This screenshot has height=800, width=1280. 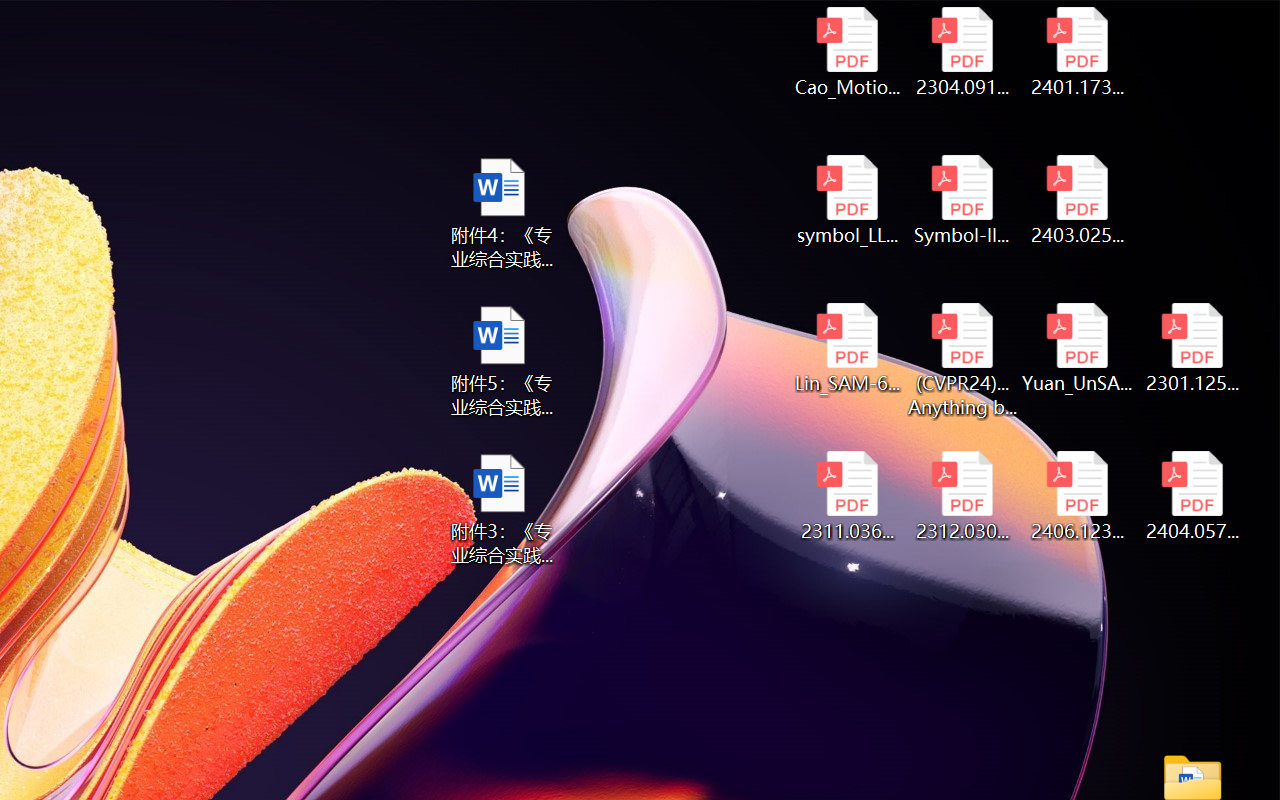 What do you see at coordinates (1192, 496) in the screenshot?
I see `'2404.05719v1.pdf'` at bounding box center [1192, 496].